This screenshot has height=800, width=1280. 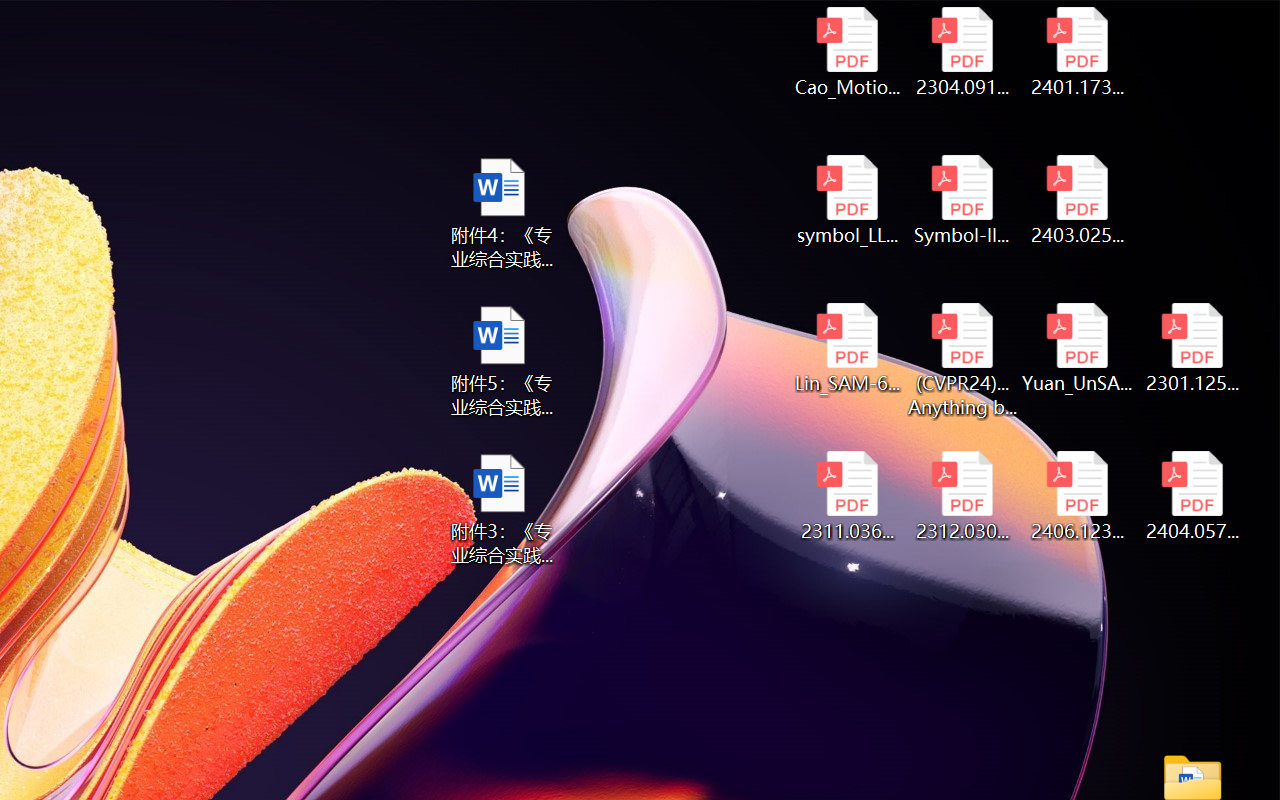 What do you see at coordinates (1192, 496) in the screenshot?
I see `'2404.05719v1.pdf'` at bounding box center [1192, 496].